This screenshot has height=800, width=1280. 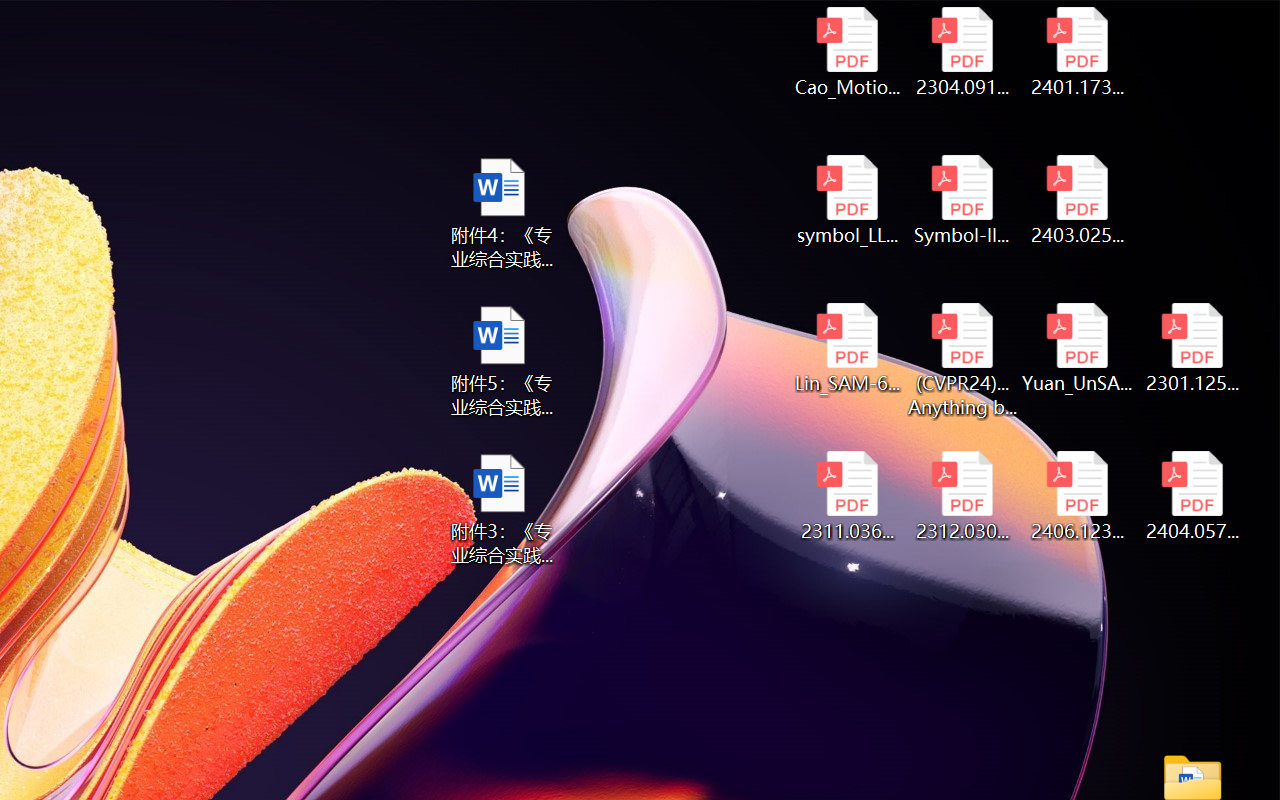 What do you see at coordinates (1192, 496) in the screenshot?
I see `'2404.05719v1.pdf'` at bounding box center [1192, 496].